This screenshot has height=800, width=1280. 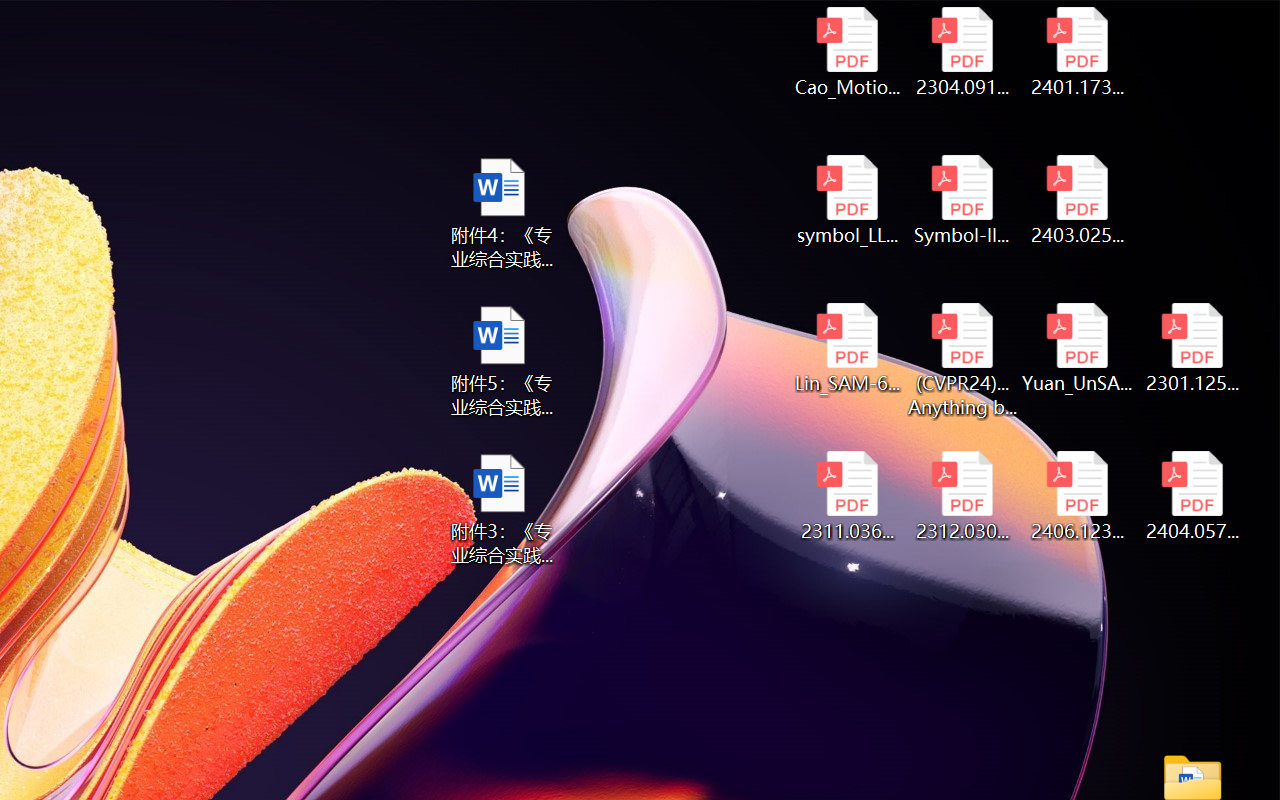 What do you see at coordinates (1192, 496) in the screenshot?
I see `'2404.05719v1.pdf'` at bounding box center [1192, 496].